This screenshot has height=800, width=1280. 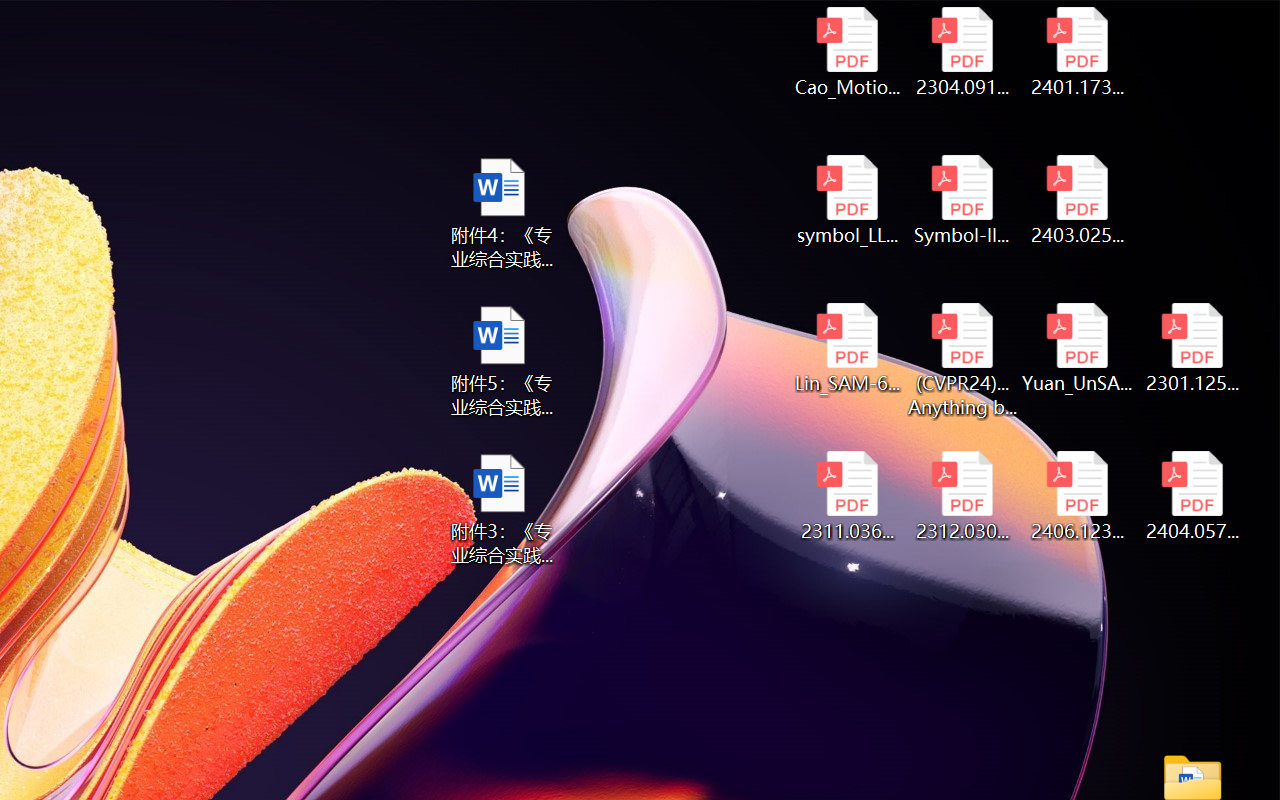 What do you see at coordinates (1192, 496) in the screenshot?
I see `'2404.05719v1.pdf'` at bounding box center [1192, 496].